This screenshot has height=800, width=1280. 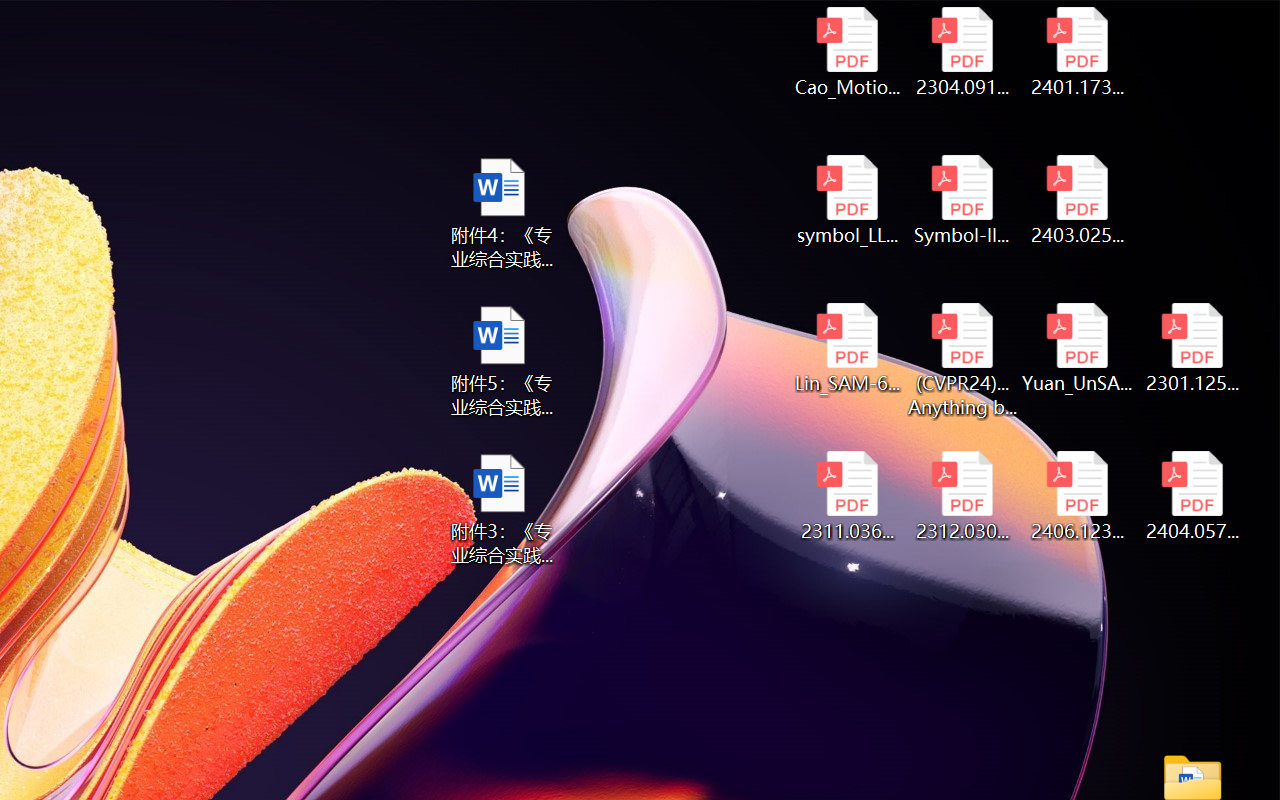 What do you see at coordinates (1192, 496) in the screenshot?
I see `'2404.05719v1.pdf'` at bounding box center [1192, 496].